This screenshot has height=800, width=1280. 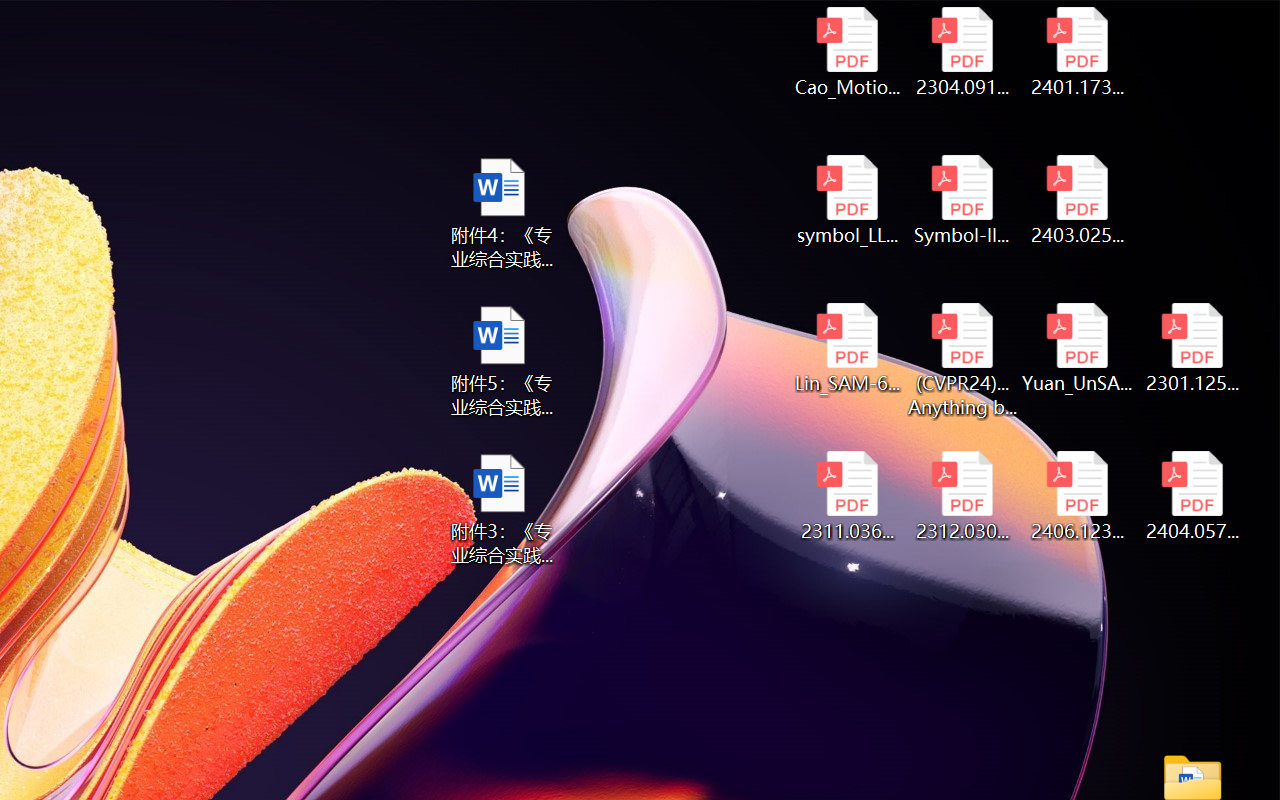 What do you see at coordinates (1192, 496) in the screenshot?
I see `'2404.05719v1.pdf'` at bounding box center [1192, 496].